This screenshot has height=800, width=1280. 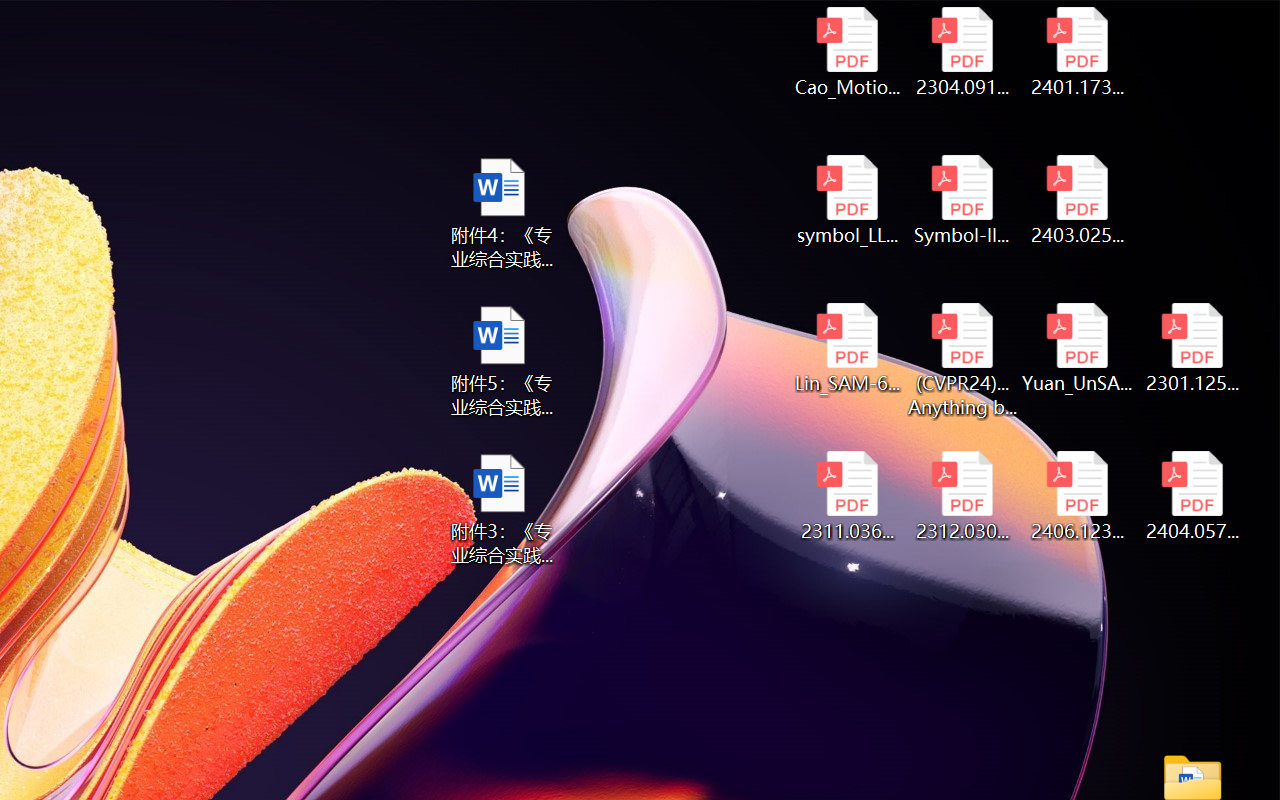 What do you see at coordinates (1192, 496) in the screenshot?
I see `'2404.05719v1.pdf'` at bounding box center [1192, 496].